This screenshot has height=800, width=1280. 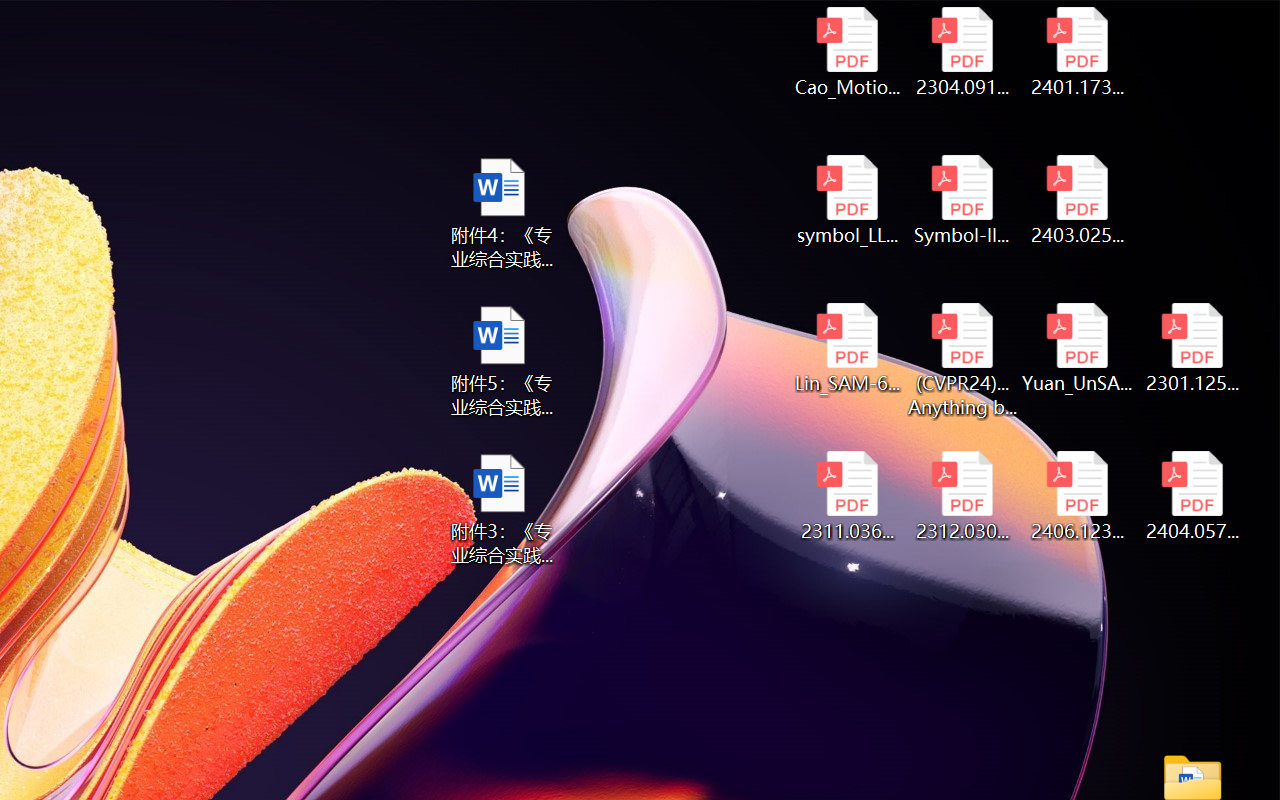 What do you see at coordinates (1192, 496) in the screenshot?
I see `'2404.05719v1.pdf'` at bounding box center [1192, 496].